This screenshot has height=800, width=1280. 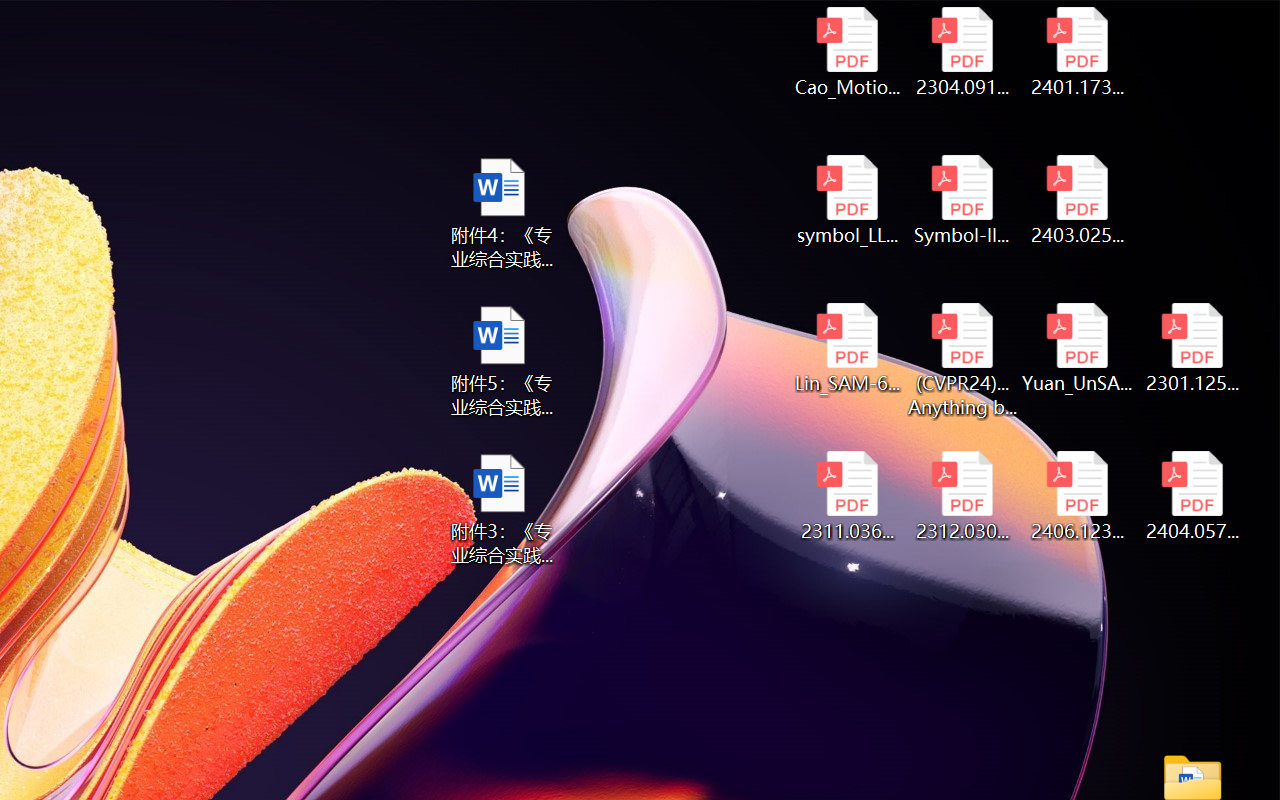 What do you see at coordinates (1192, 496) in the screenshot?
I see `'2404.05719v1.pdf'` at bounding box center [1192, 496].